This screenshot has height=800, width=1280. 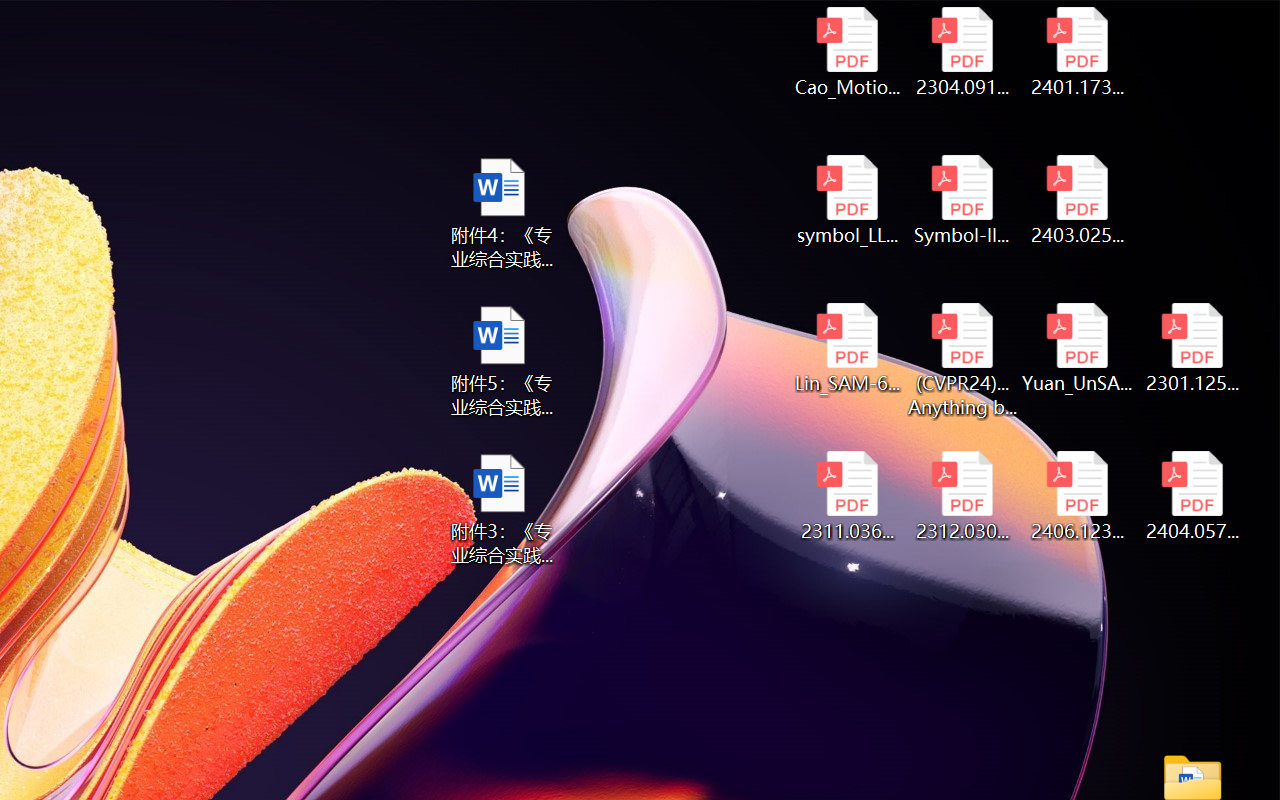 What do you see at coordinates (1192, 496) in the screenshot?
I see `'2404.05719v1.pdf'` at bounding box center [1192, 496].